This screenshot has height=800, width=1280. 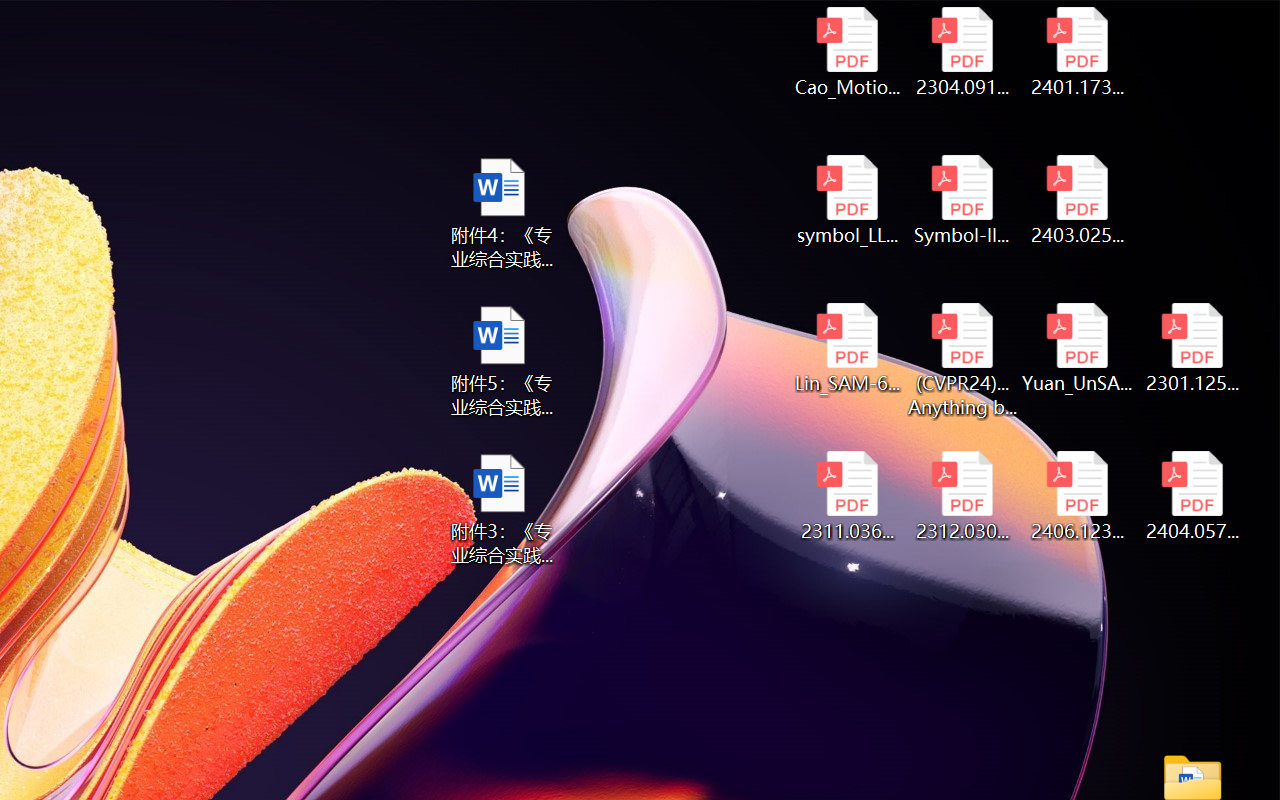 What do you see at coordinates (1192, 496) in the screenshot?
I see `'2404.05719v1.pdf'` at bounding box center [1192, 496].